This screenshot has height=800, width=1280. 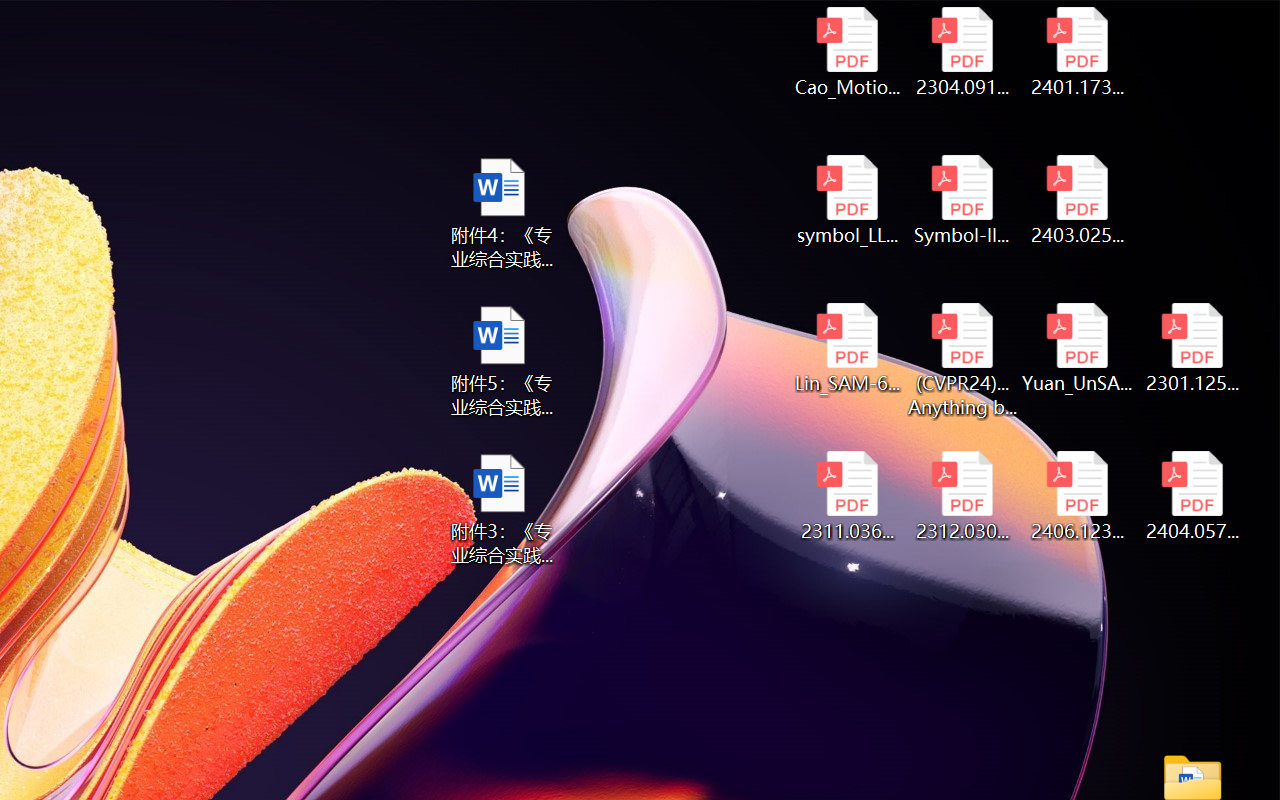 What do you see at coordinates (1192, 496) in the screenshot?
I see `'2404.05719v1.pdf'` at bounding box center [1192, 496].